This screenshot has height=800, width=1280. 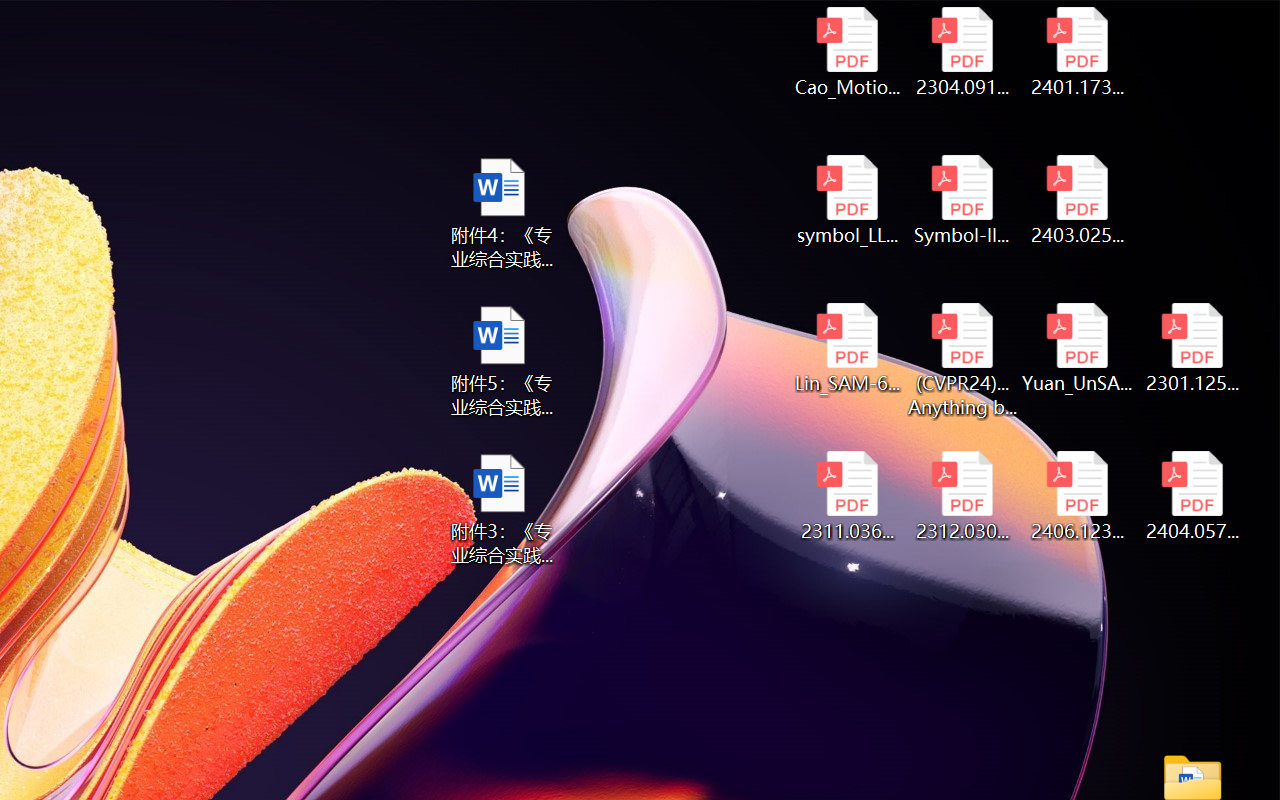 What do you see at coordinates (1192, 496) in the screenshot?
I see `'2404.05719v1.pdf'` at bounding box center [1192, 496].